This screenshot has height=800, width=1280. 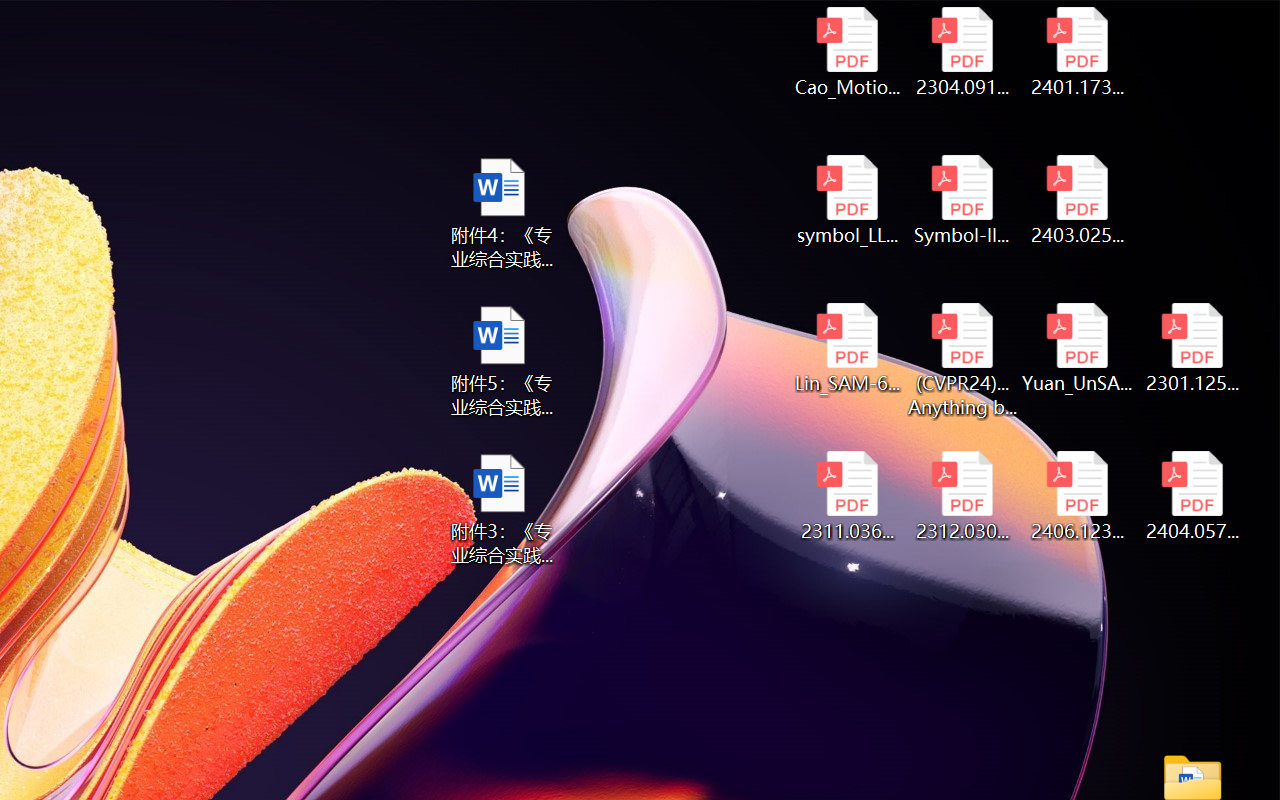 What do you see at coordinates (1192, 496) in the screenshot?
I see `'2404.05719v1.pdf'` at bounding box center [1192, 496].